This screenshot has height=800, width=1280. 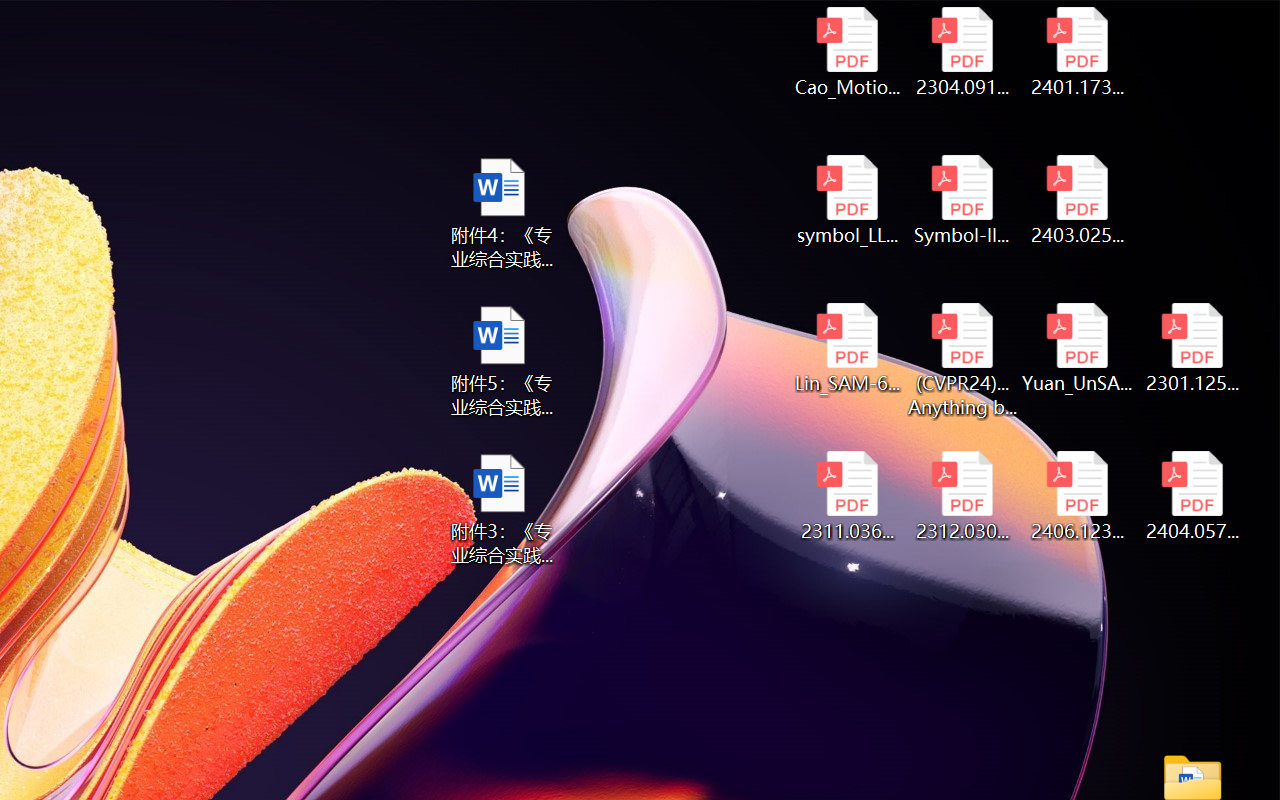 What do you see at coordinates (1192, 496) in the screenshot?
I see `'2404.05719v1.pdf'` at bounding box center [1192, 496].